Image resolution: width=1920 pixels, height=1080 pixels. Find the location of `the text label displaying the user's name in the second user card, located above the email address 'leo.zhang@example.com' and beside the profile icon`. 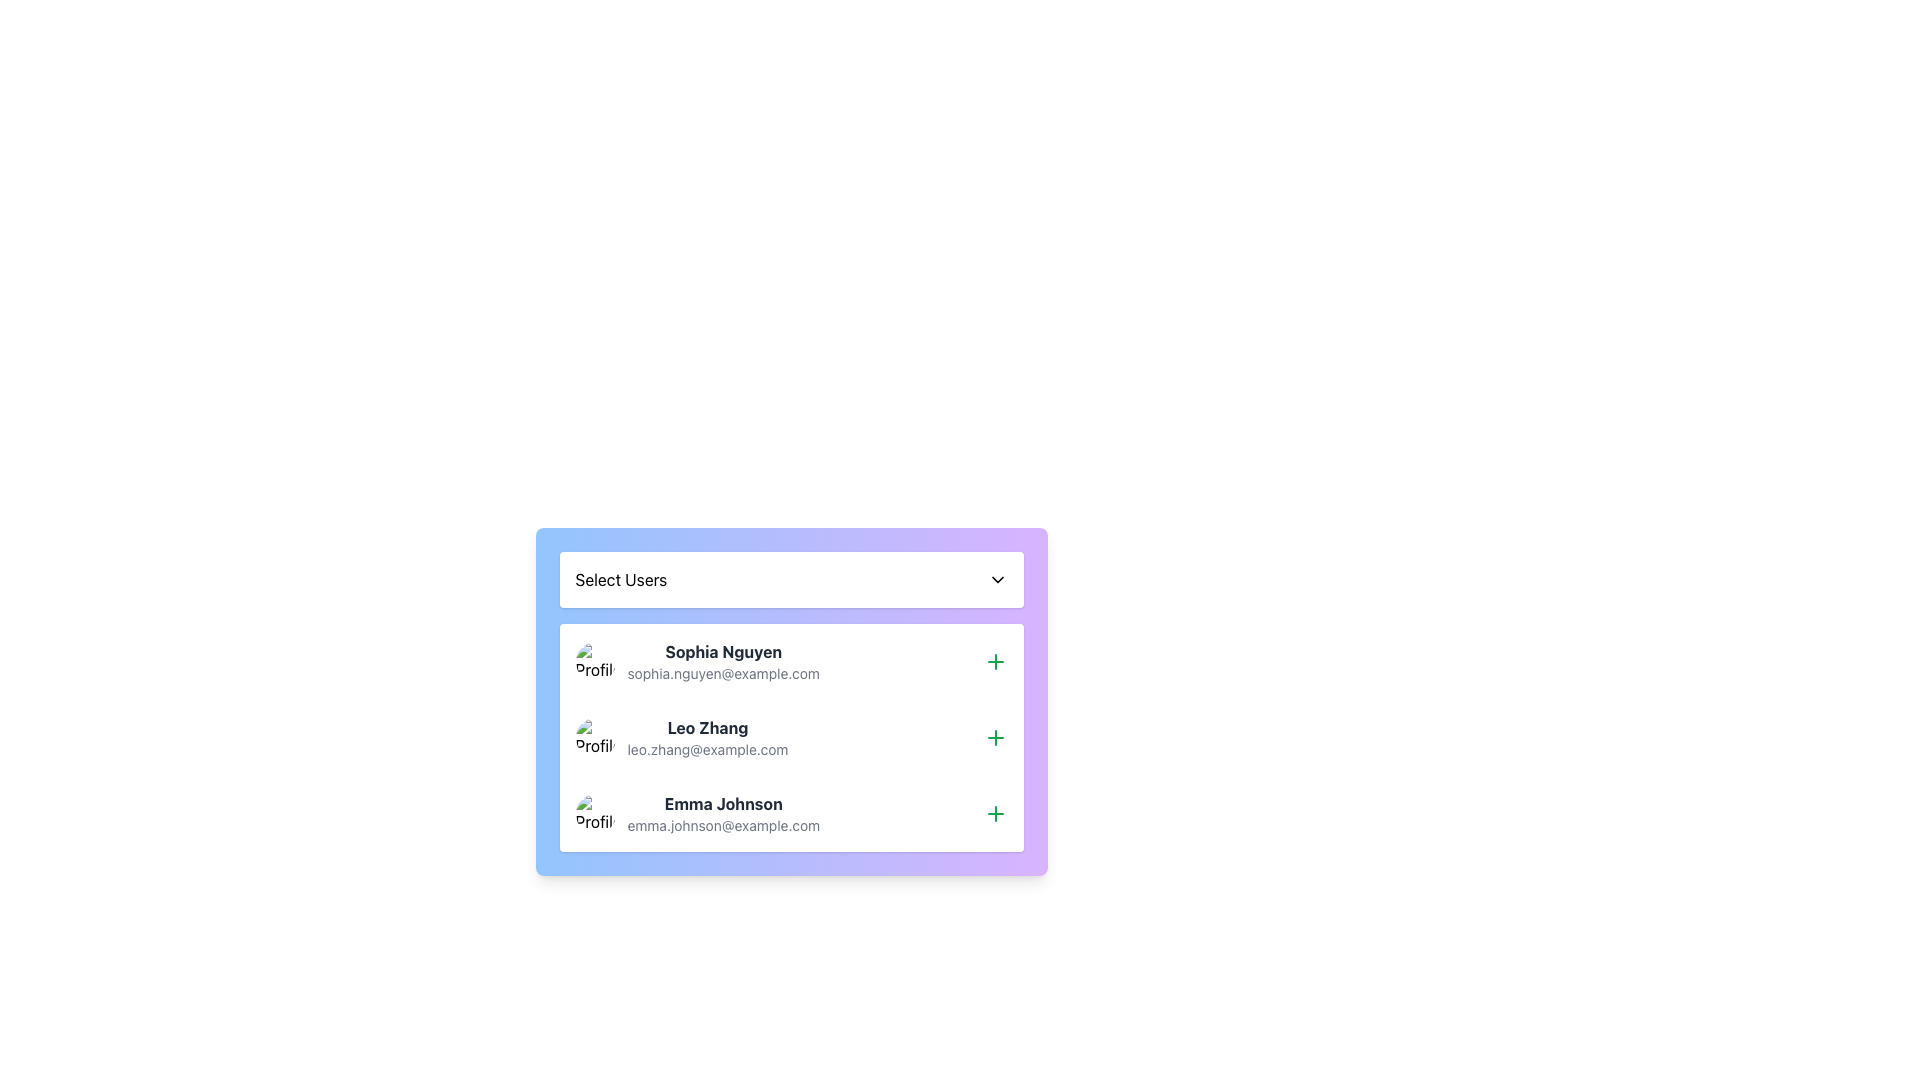

the text label displaying the user's name in the second user card, located above the email address 'leo.zhang@example.com' and beside the profile icon is located at coordinates (707, 728).